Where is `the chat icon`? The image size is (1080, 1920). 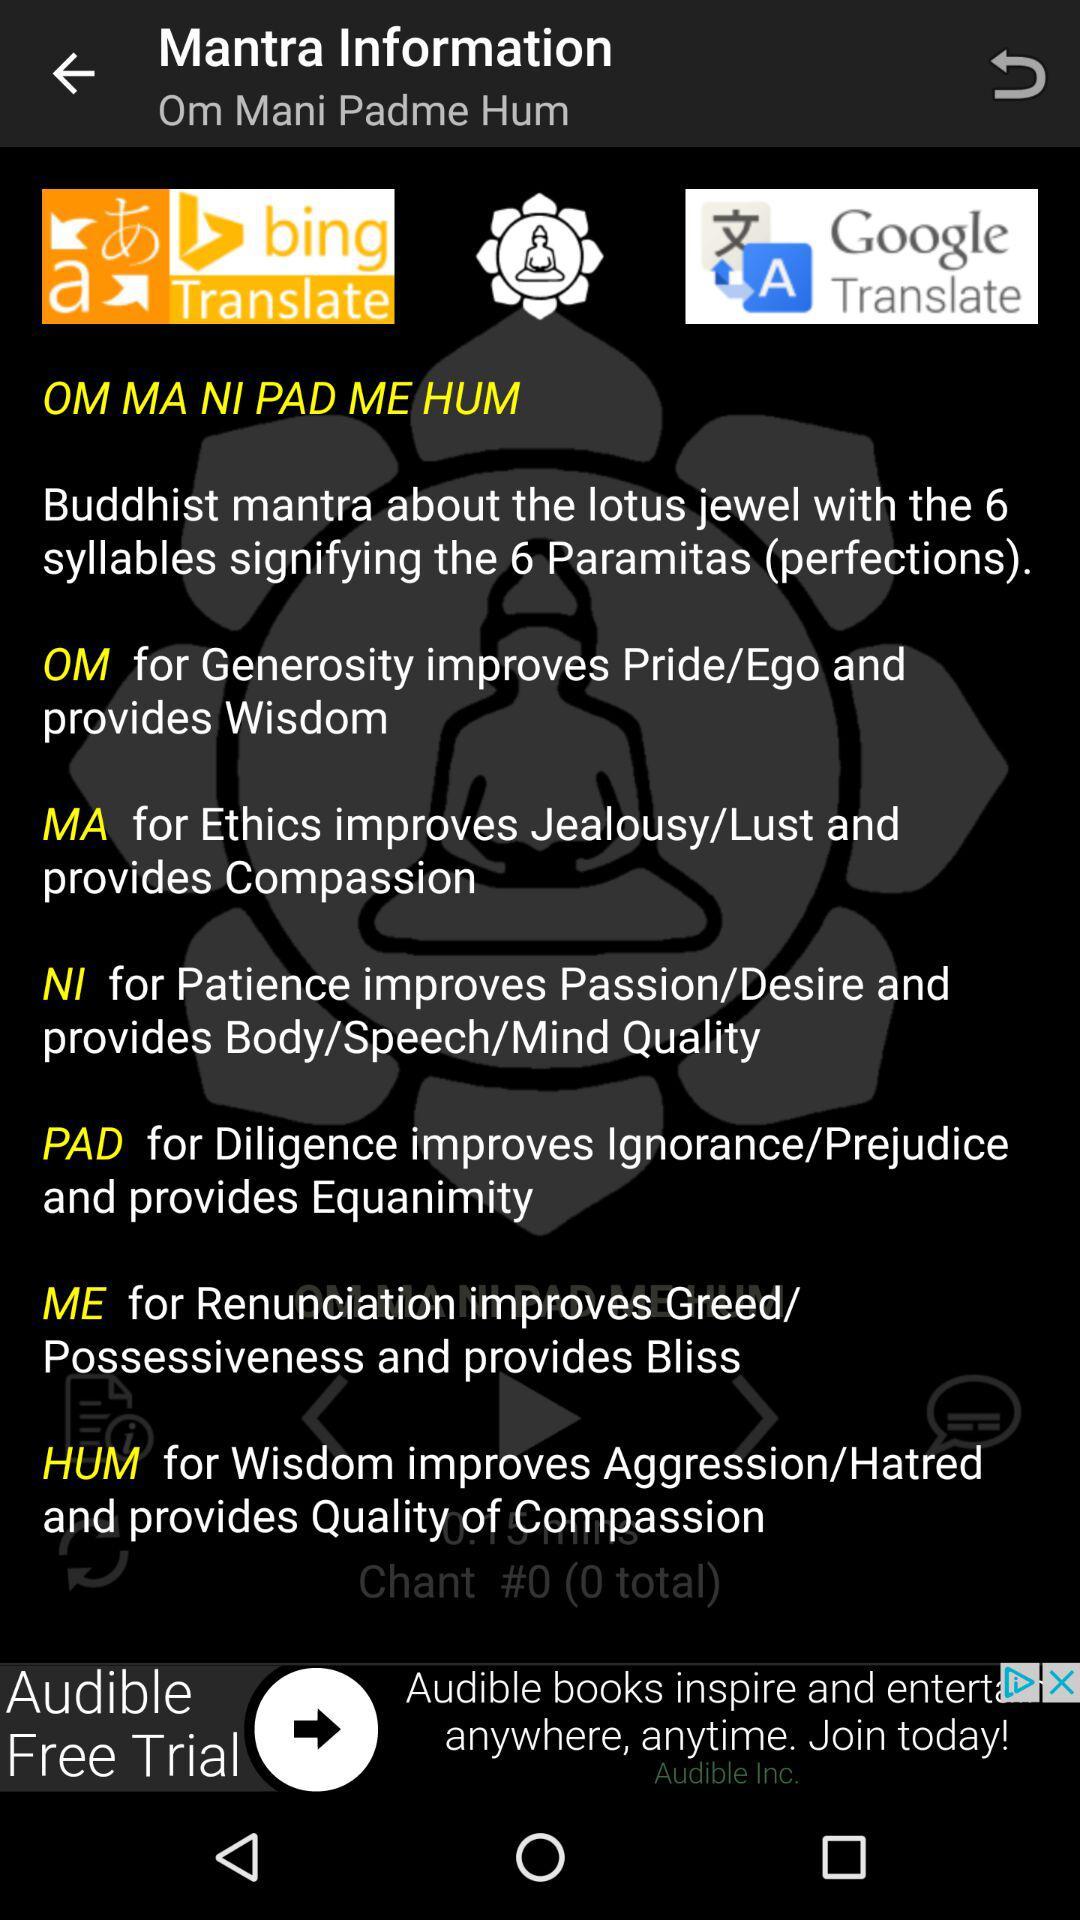
the chat icon is located at coordinates (969, 1417).